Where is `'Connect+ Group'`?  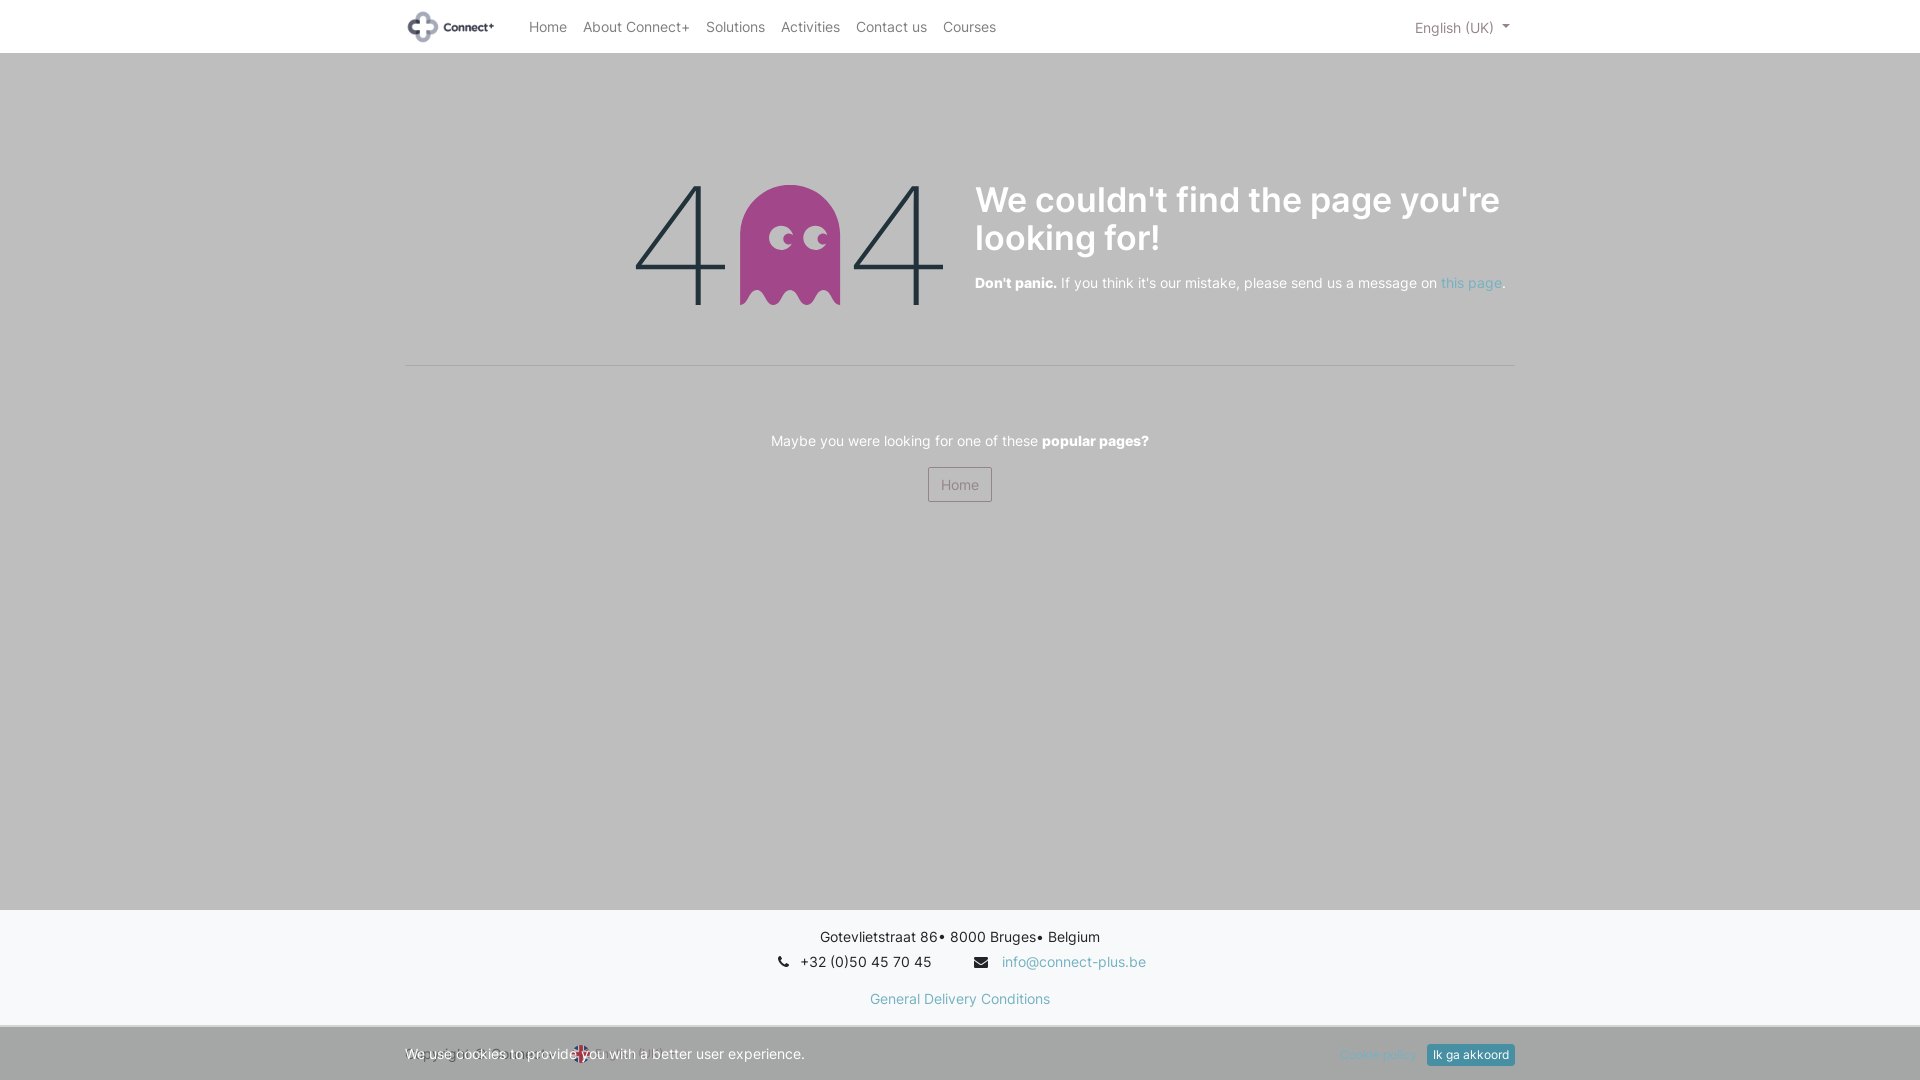 'Connect+ Group' is located at coordinates (450, 26).